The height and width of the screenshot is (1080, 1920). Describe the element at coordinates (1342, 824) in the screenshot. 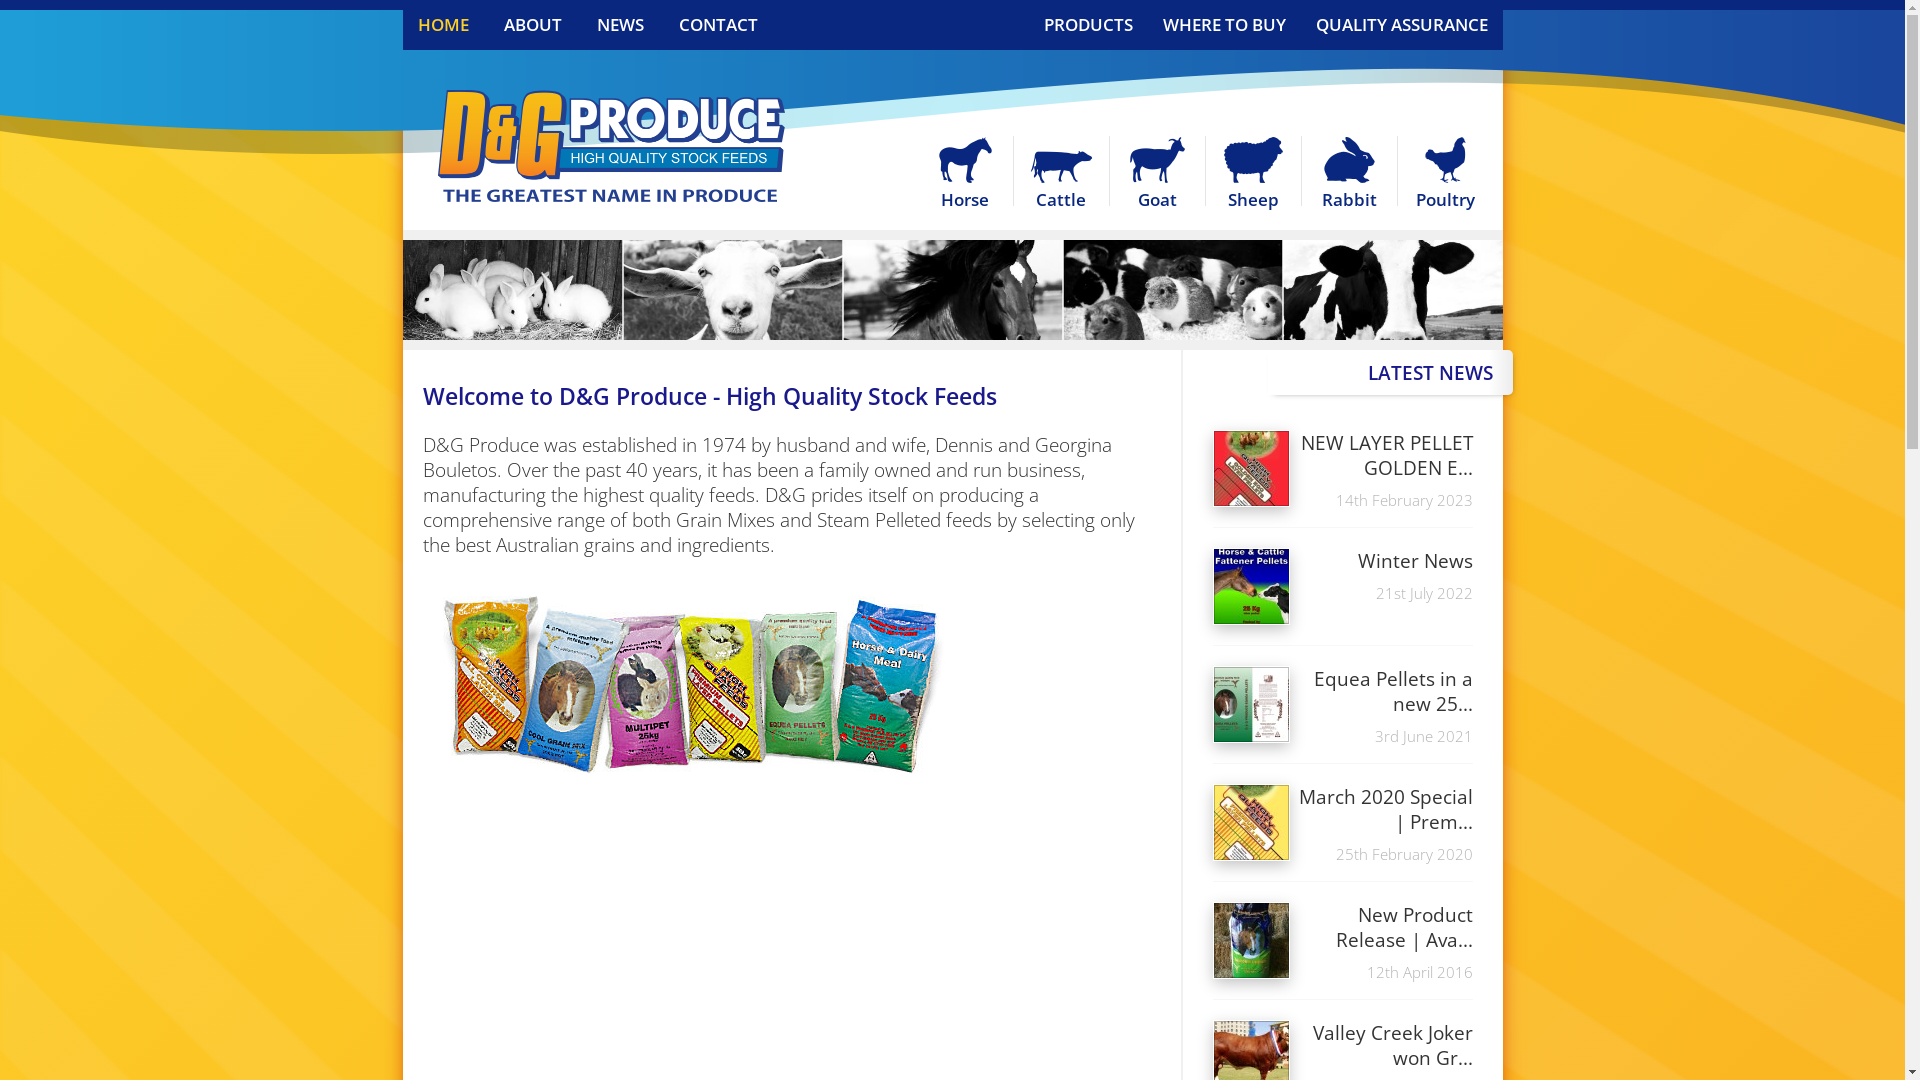

I see `'March 2020 Special | Prem...` at that location.